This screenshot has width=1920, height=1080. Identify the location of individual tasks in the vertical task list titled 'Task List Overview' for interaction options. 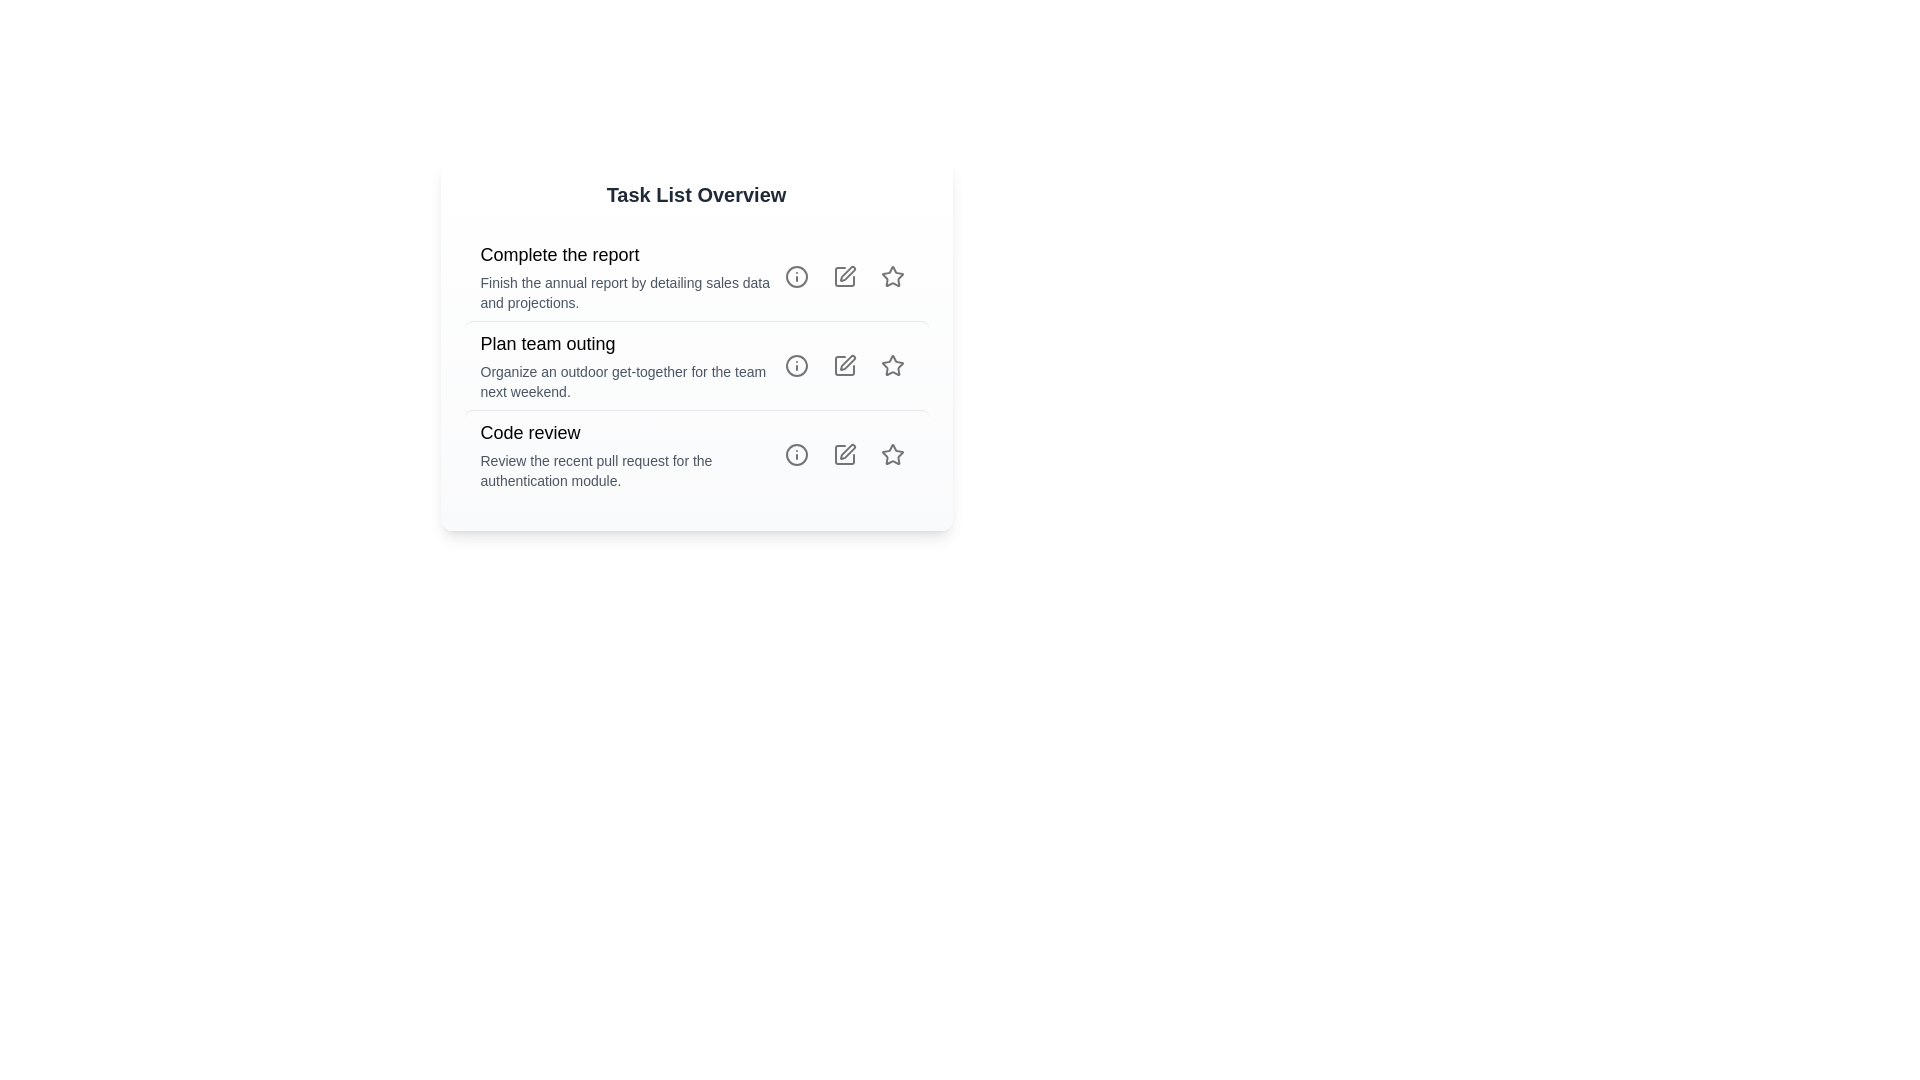
(696, 366).